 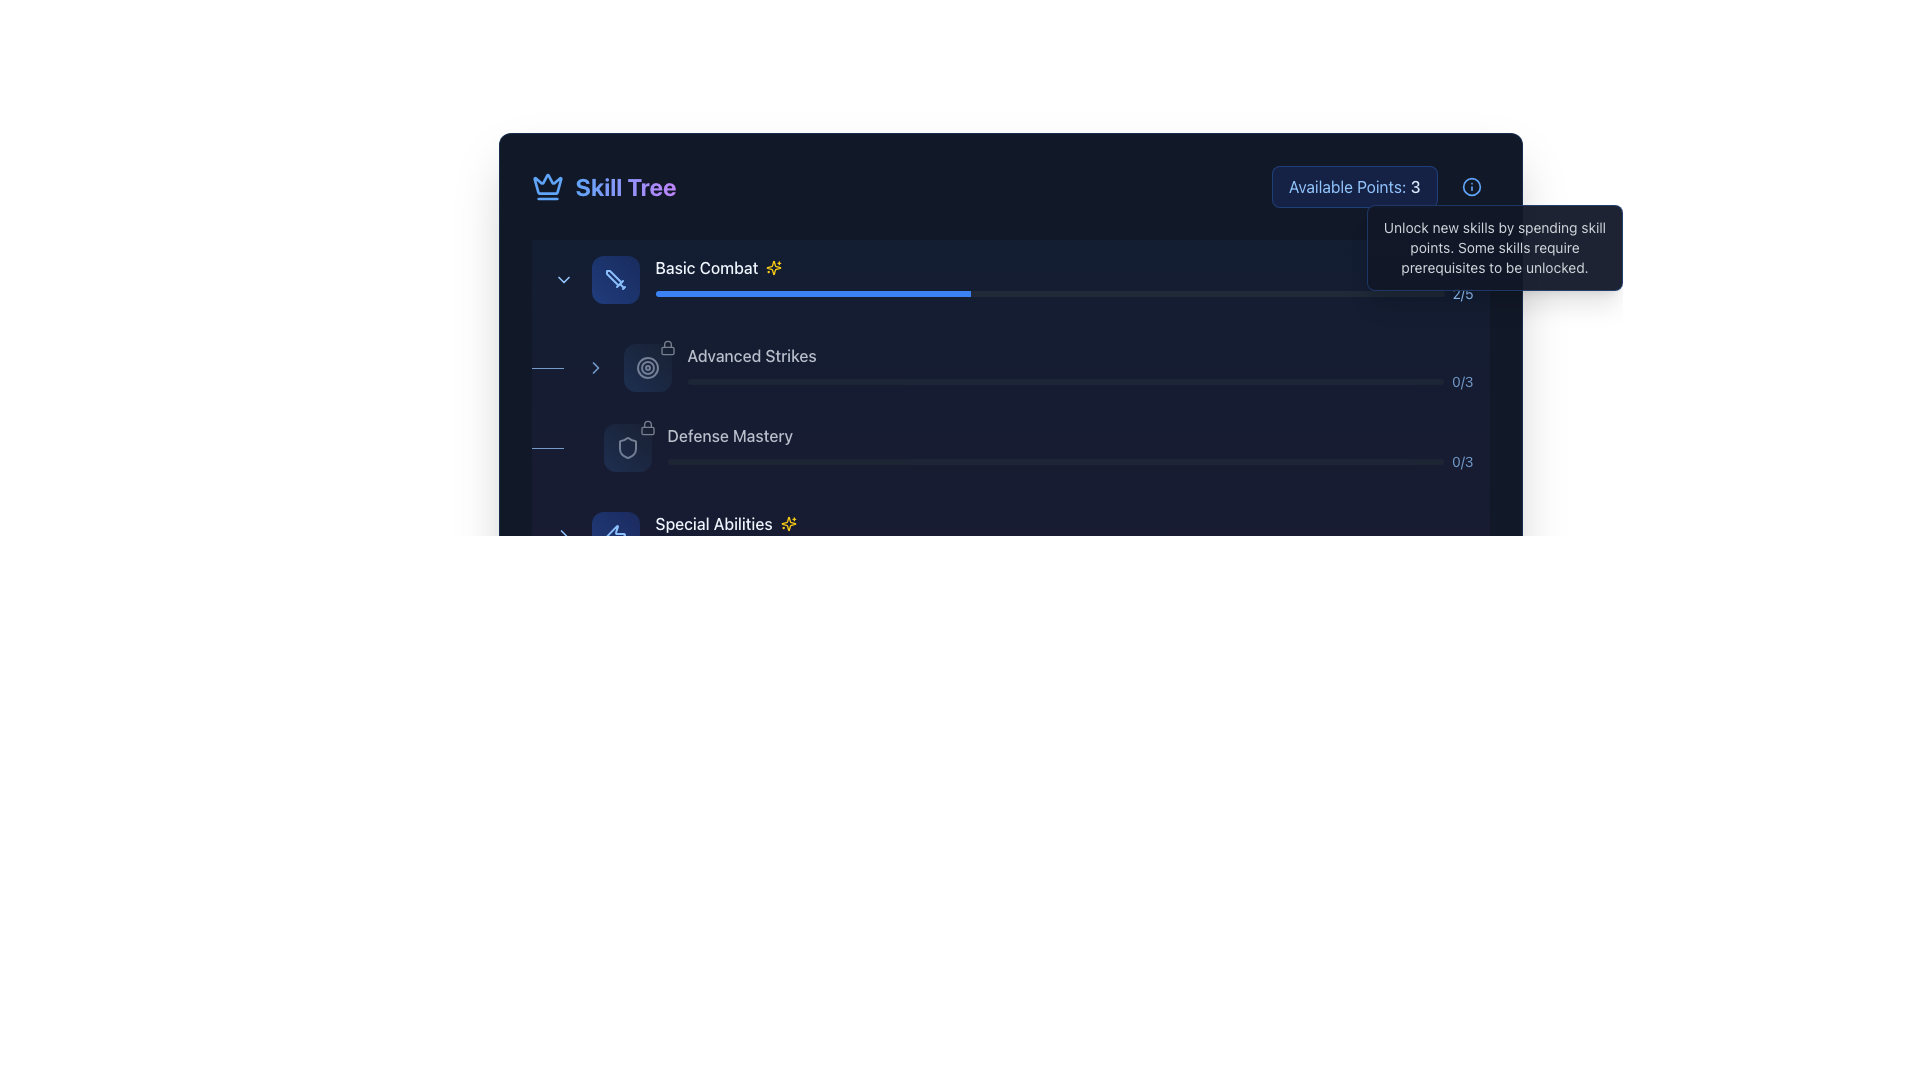 What do you see at coordinates (751, 354) in the screenshot?
I see `the 'Advanced Strikes' text label, which is displayed in light blue color and is positioned under the 'Basic Combat' skill section in the skill tree layout` at bounding box center [751, 354].